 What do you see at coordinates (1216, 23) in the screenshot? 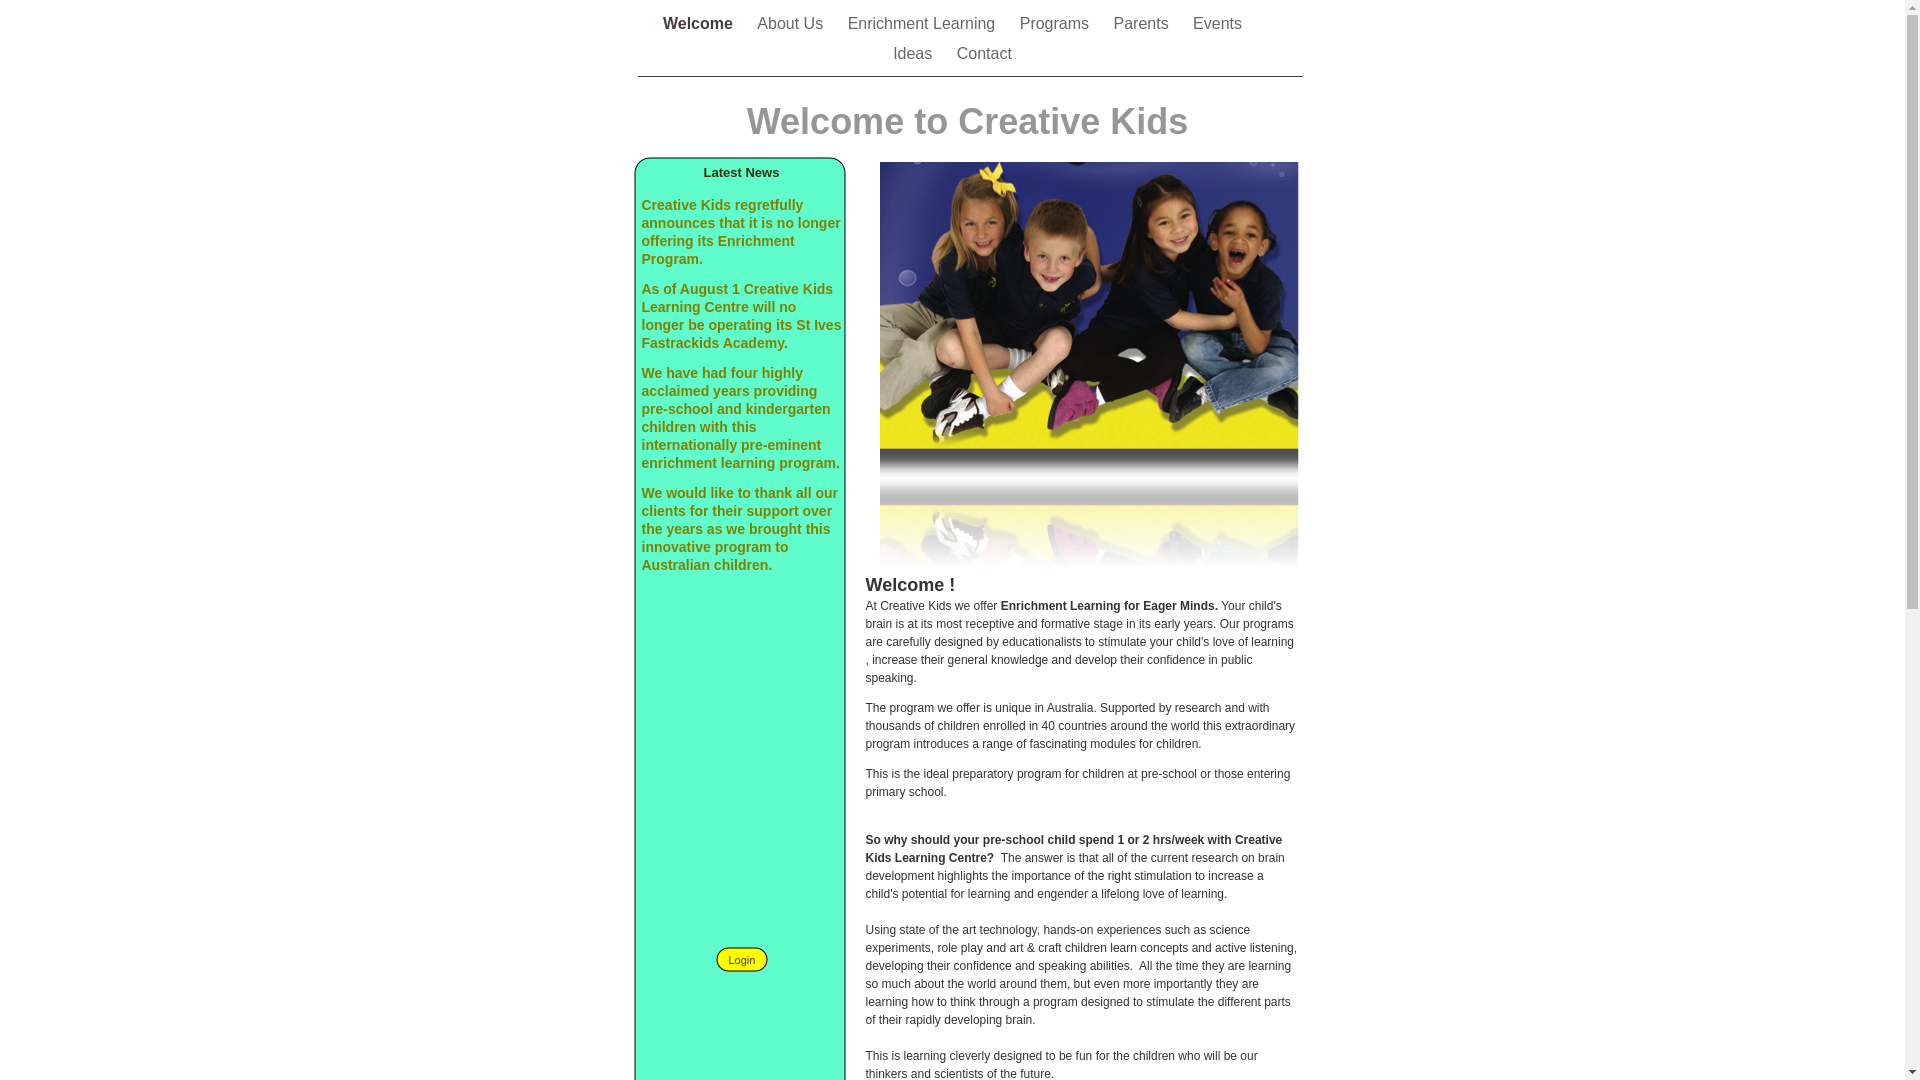
I see `'Events'` at bounding box center [1216, 23].